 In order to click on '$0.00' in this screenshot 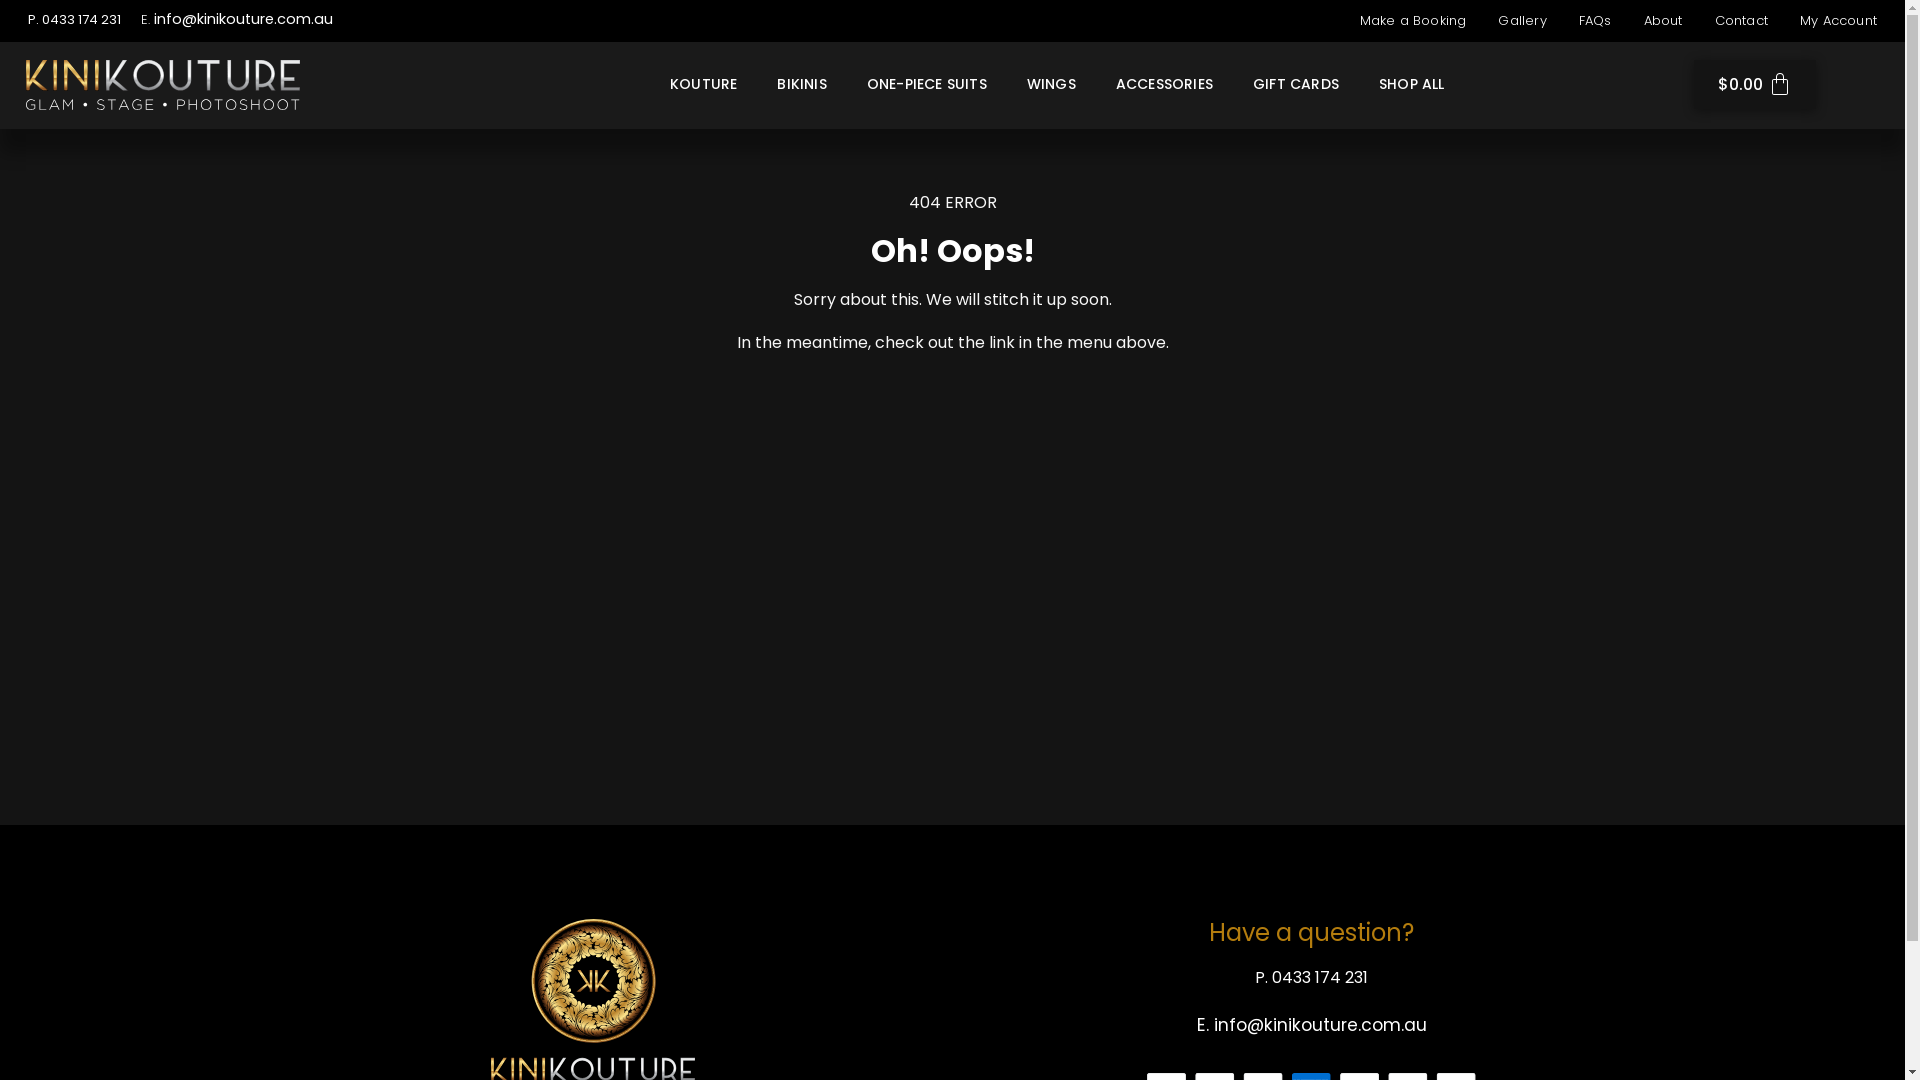, I will do `click(1754, 83)`.